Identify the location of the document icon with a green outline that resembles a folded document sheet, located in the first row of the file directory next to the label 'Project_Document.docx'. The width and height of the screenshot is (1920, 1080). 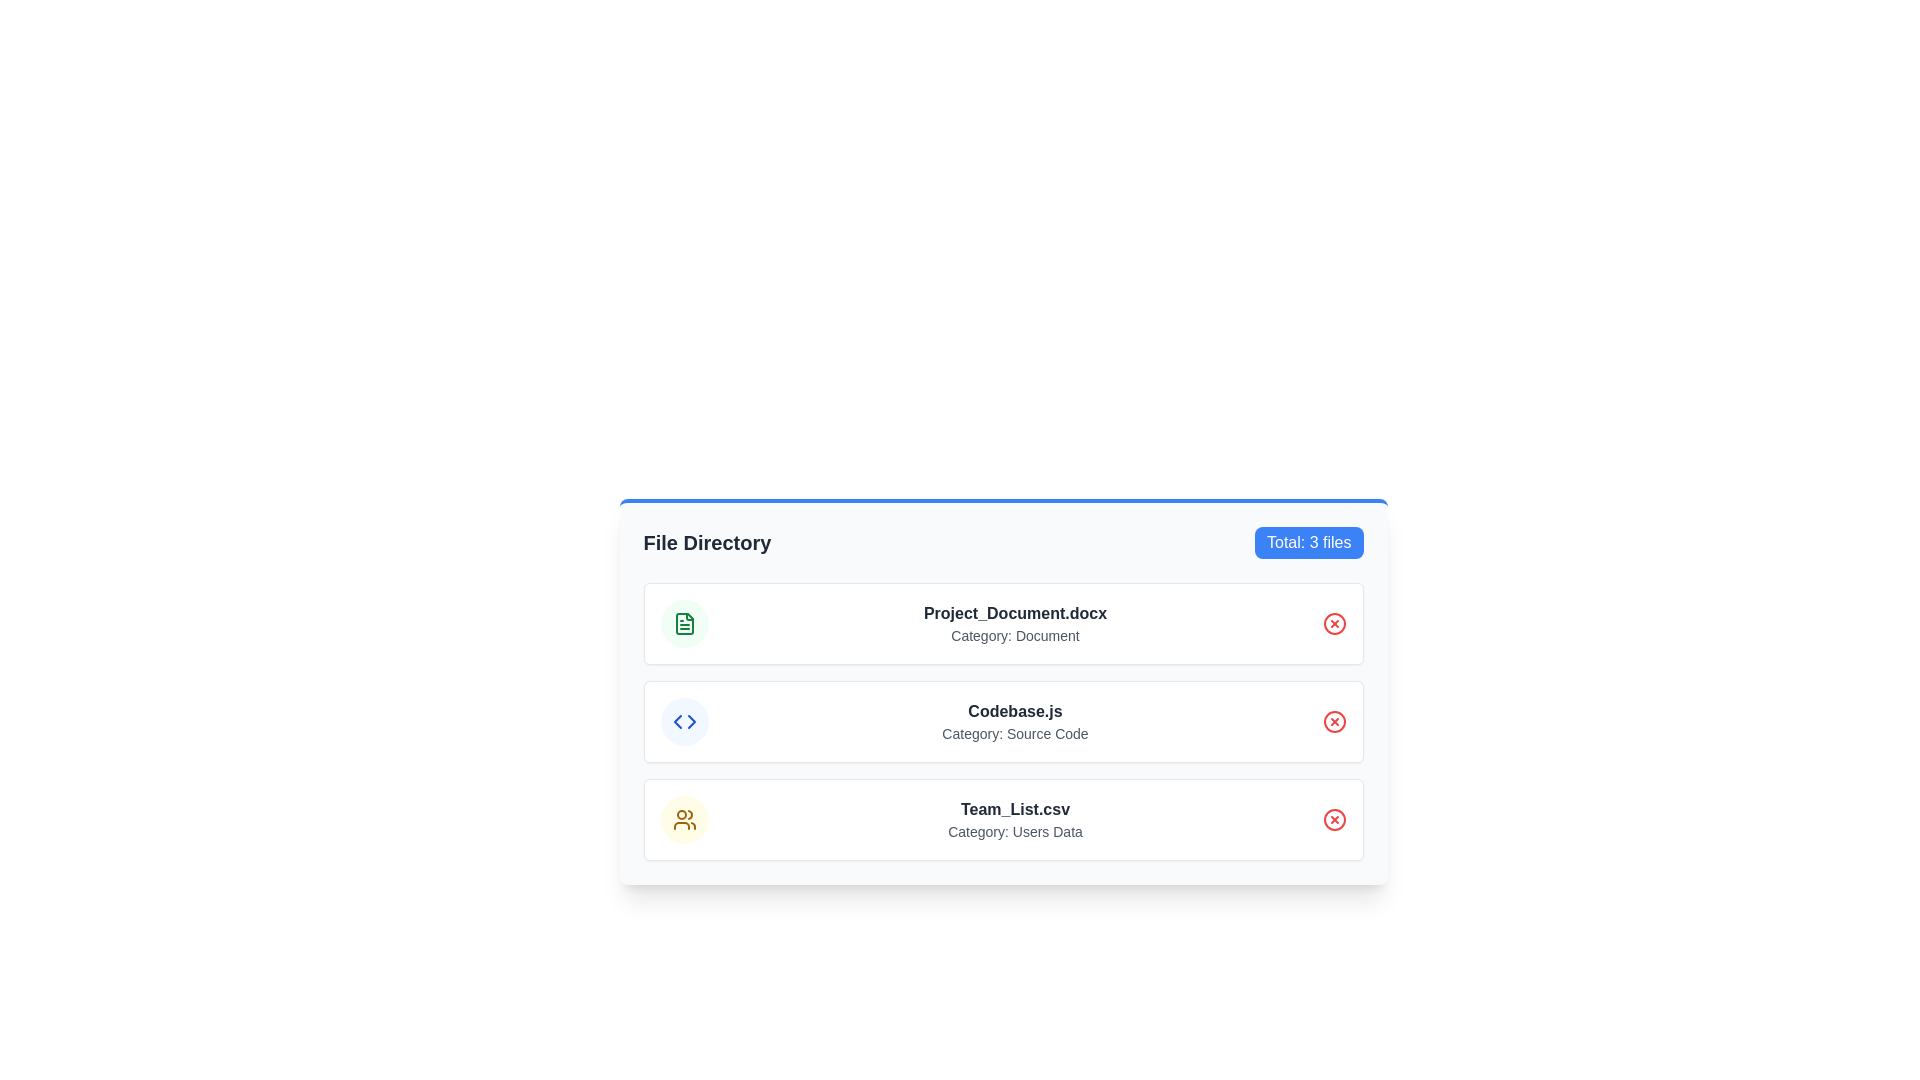
(684, 623).